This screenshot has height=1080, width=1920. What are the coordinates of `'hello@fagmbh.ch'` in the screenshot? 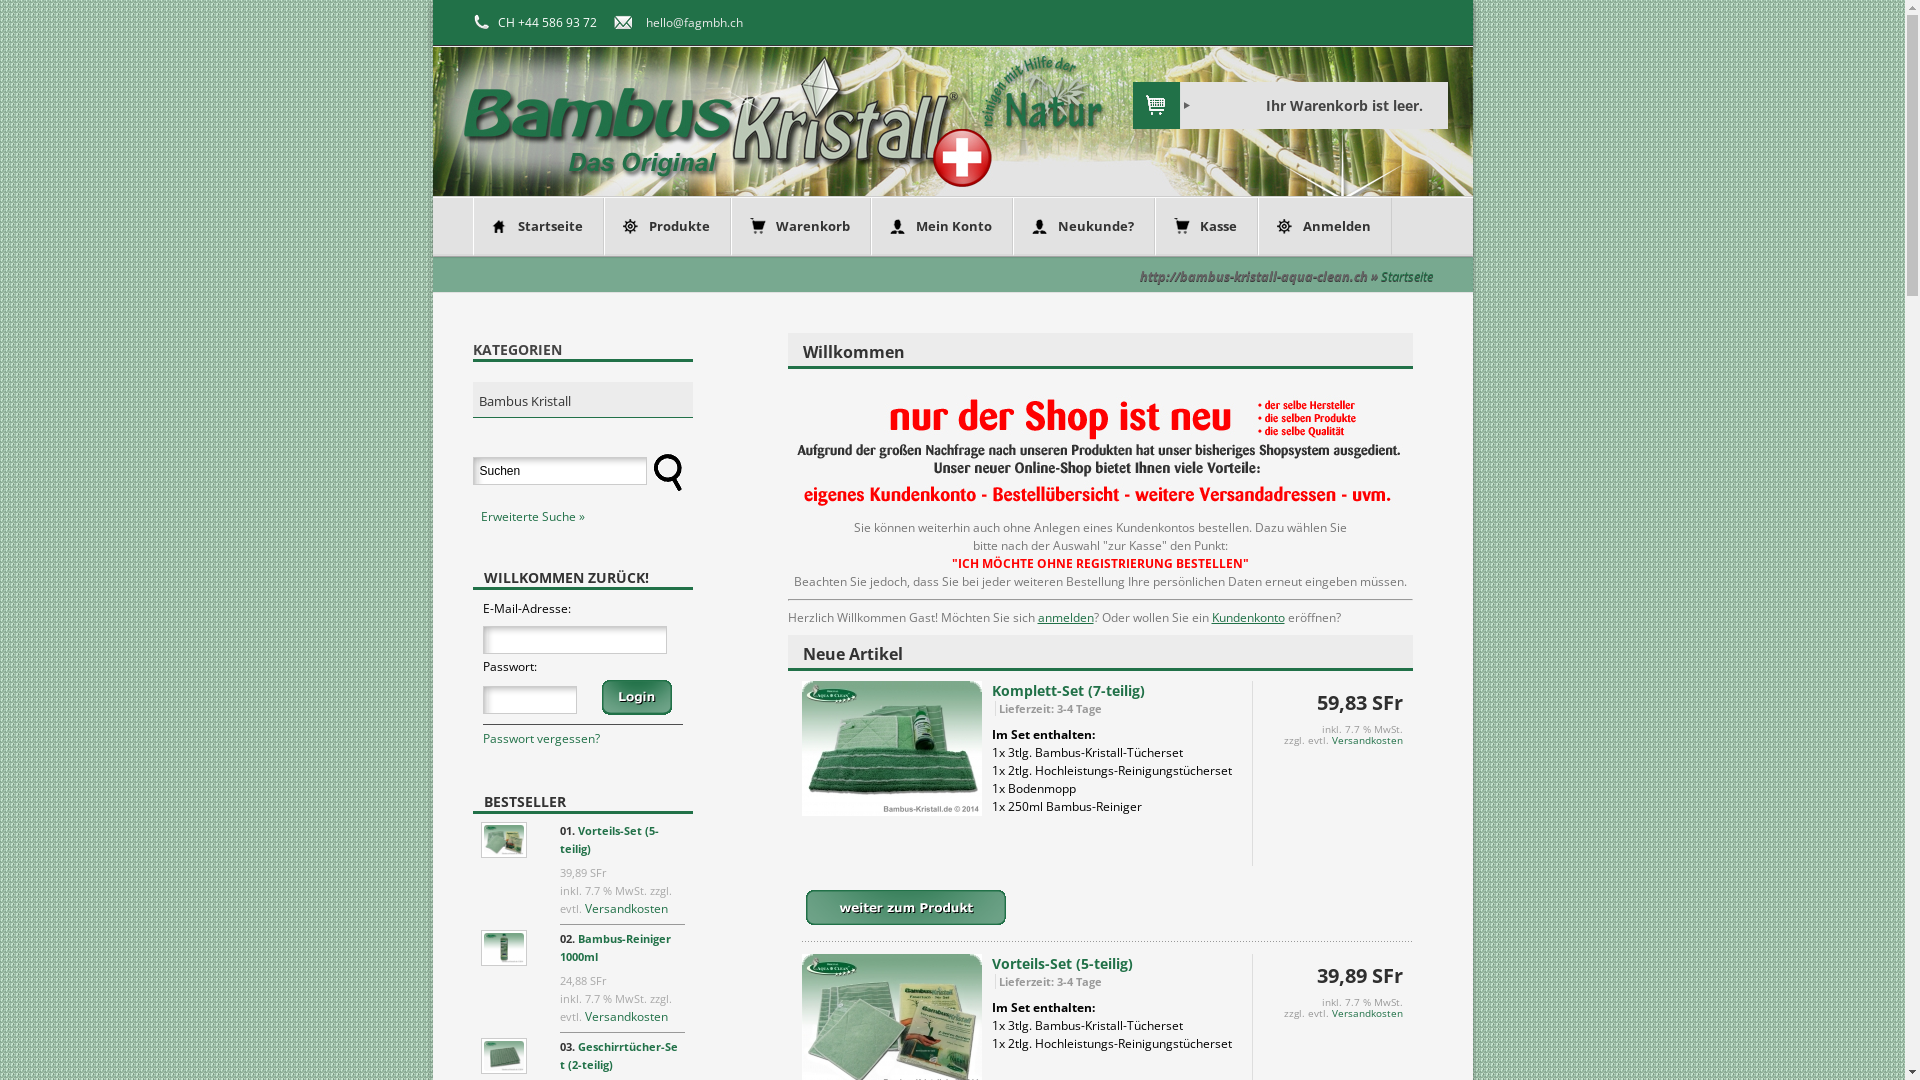 It's located at (694, 22).